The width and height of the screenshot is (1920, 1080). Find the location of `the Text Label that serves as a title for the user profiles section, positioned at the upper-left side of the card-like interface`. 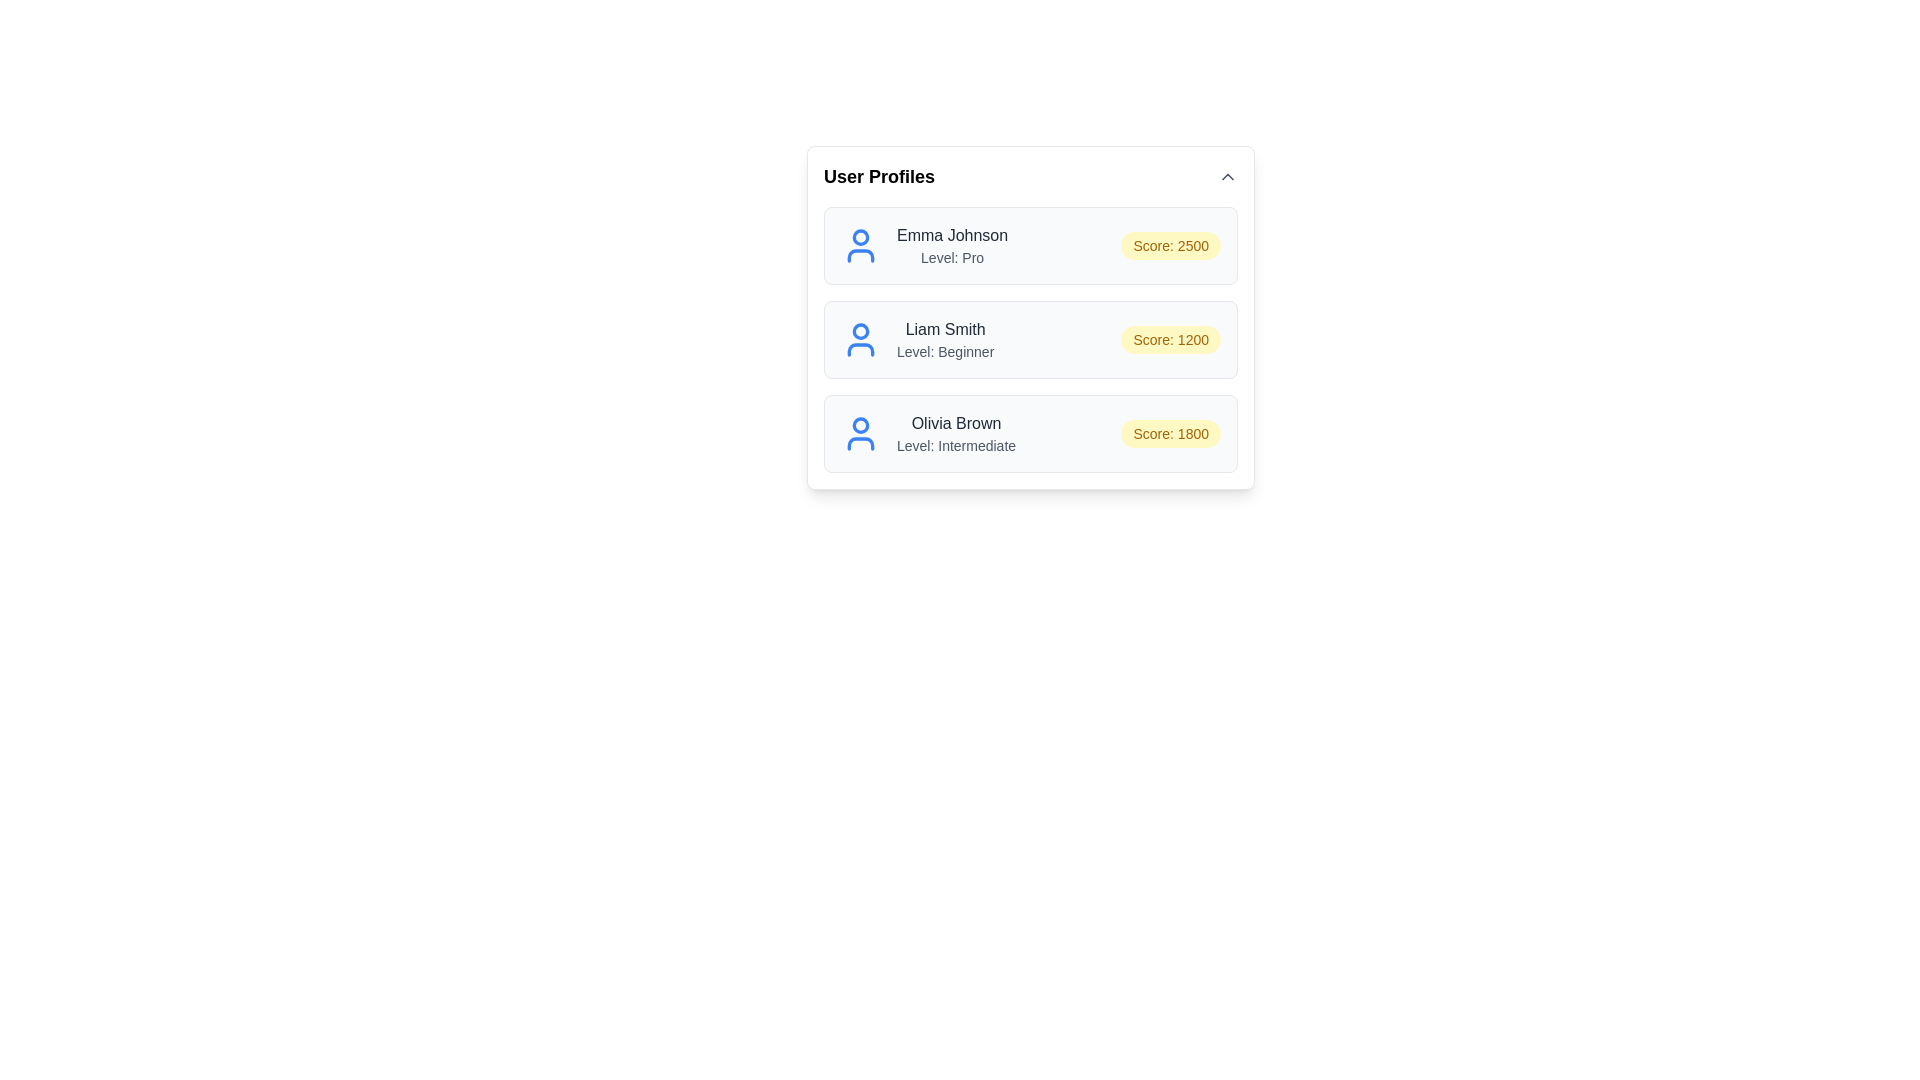

the Text Label that serves as a title for the user profiles section, positioned at the upper-left side of the card-like interface is located at coordinates (879, 176).